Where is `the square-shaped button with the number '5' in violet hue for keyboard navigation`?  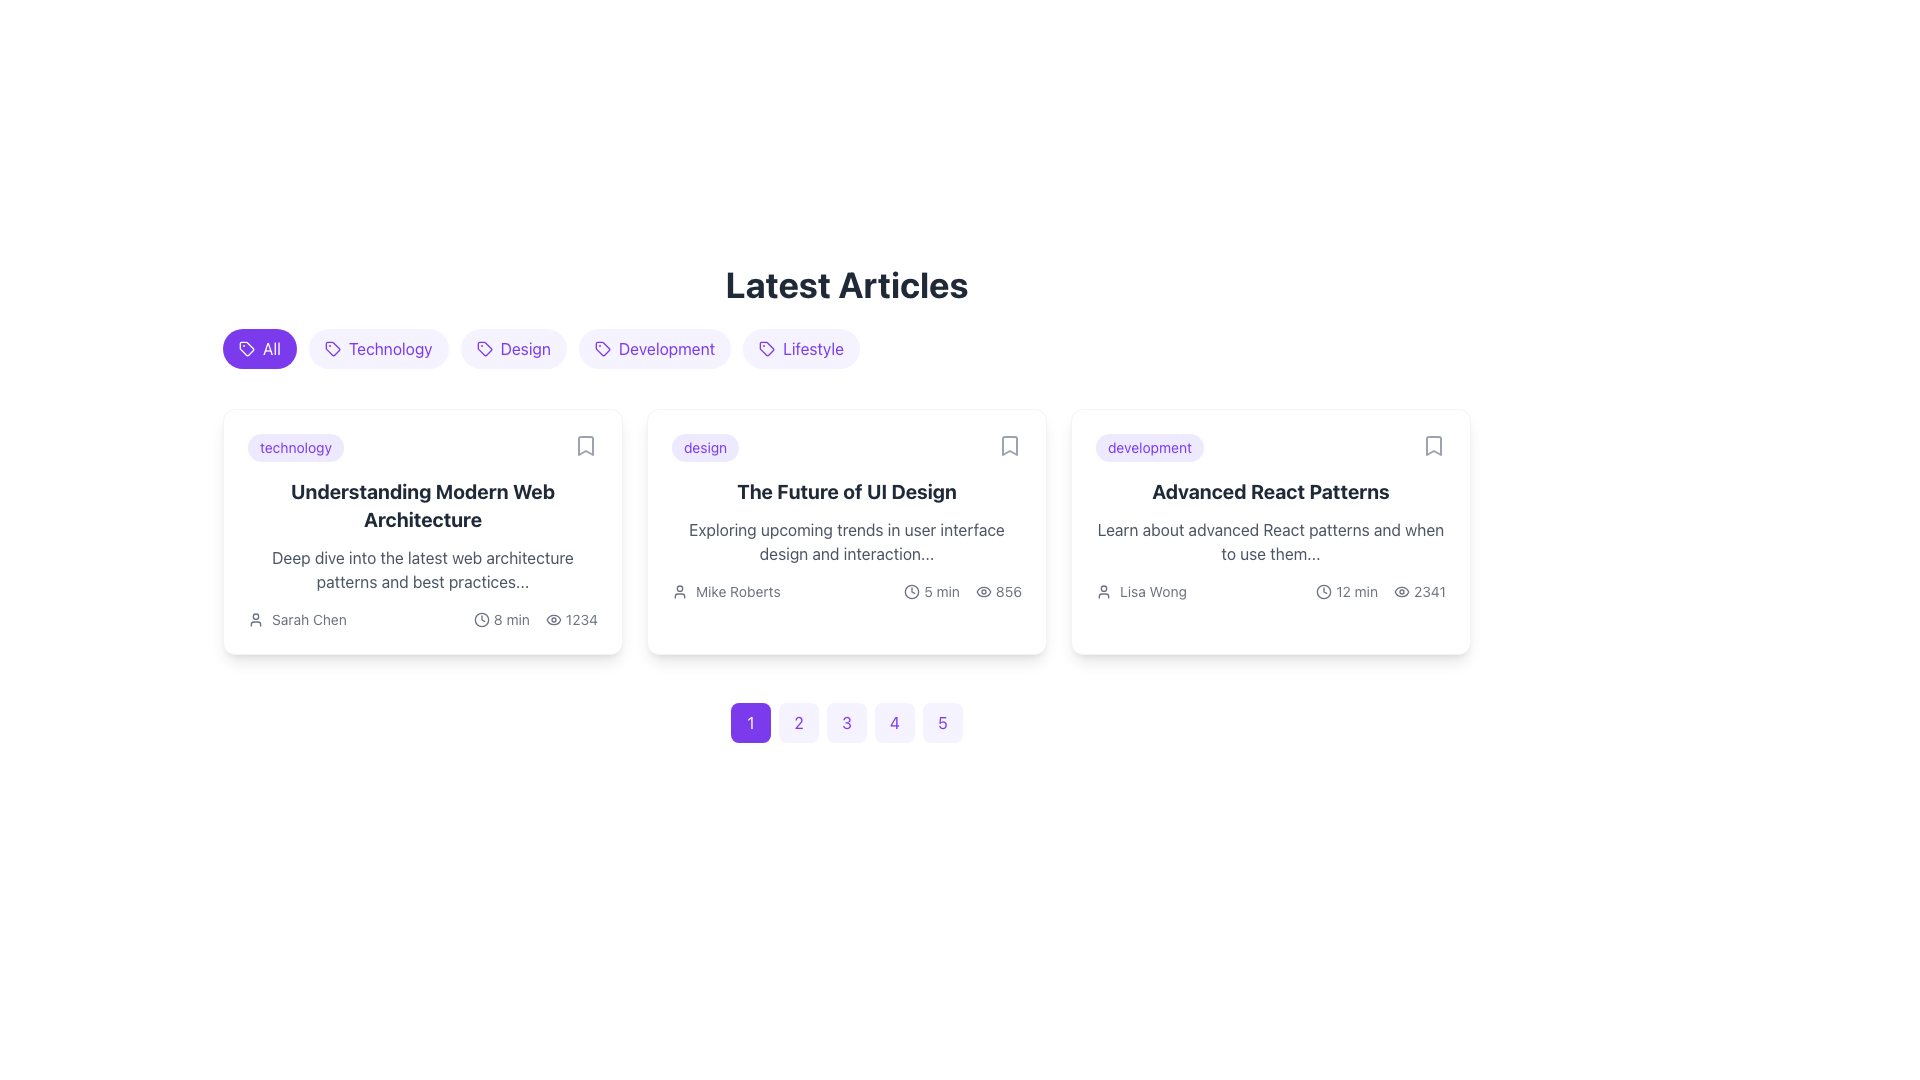
the square-shaped button with the number '5' in violet hue for keyboard navigation is located at coordinates (941, 722).